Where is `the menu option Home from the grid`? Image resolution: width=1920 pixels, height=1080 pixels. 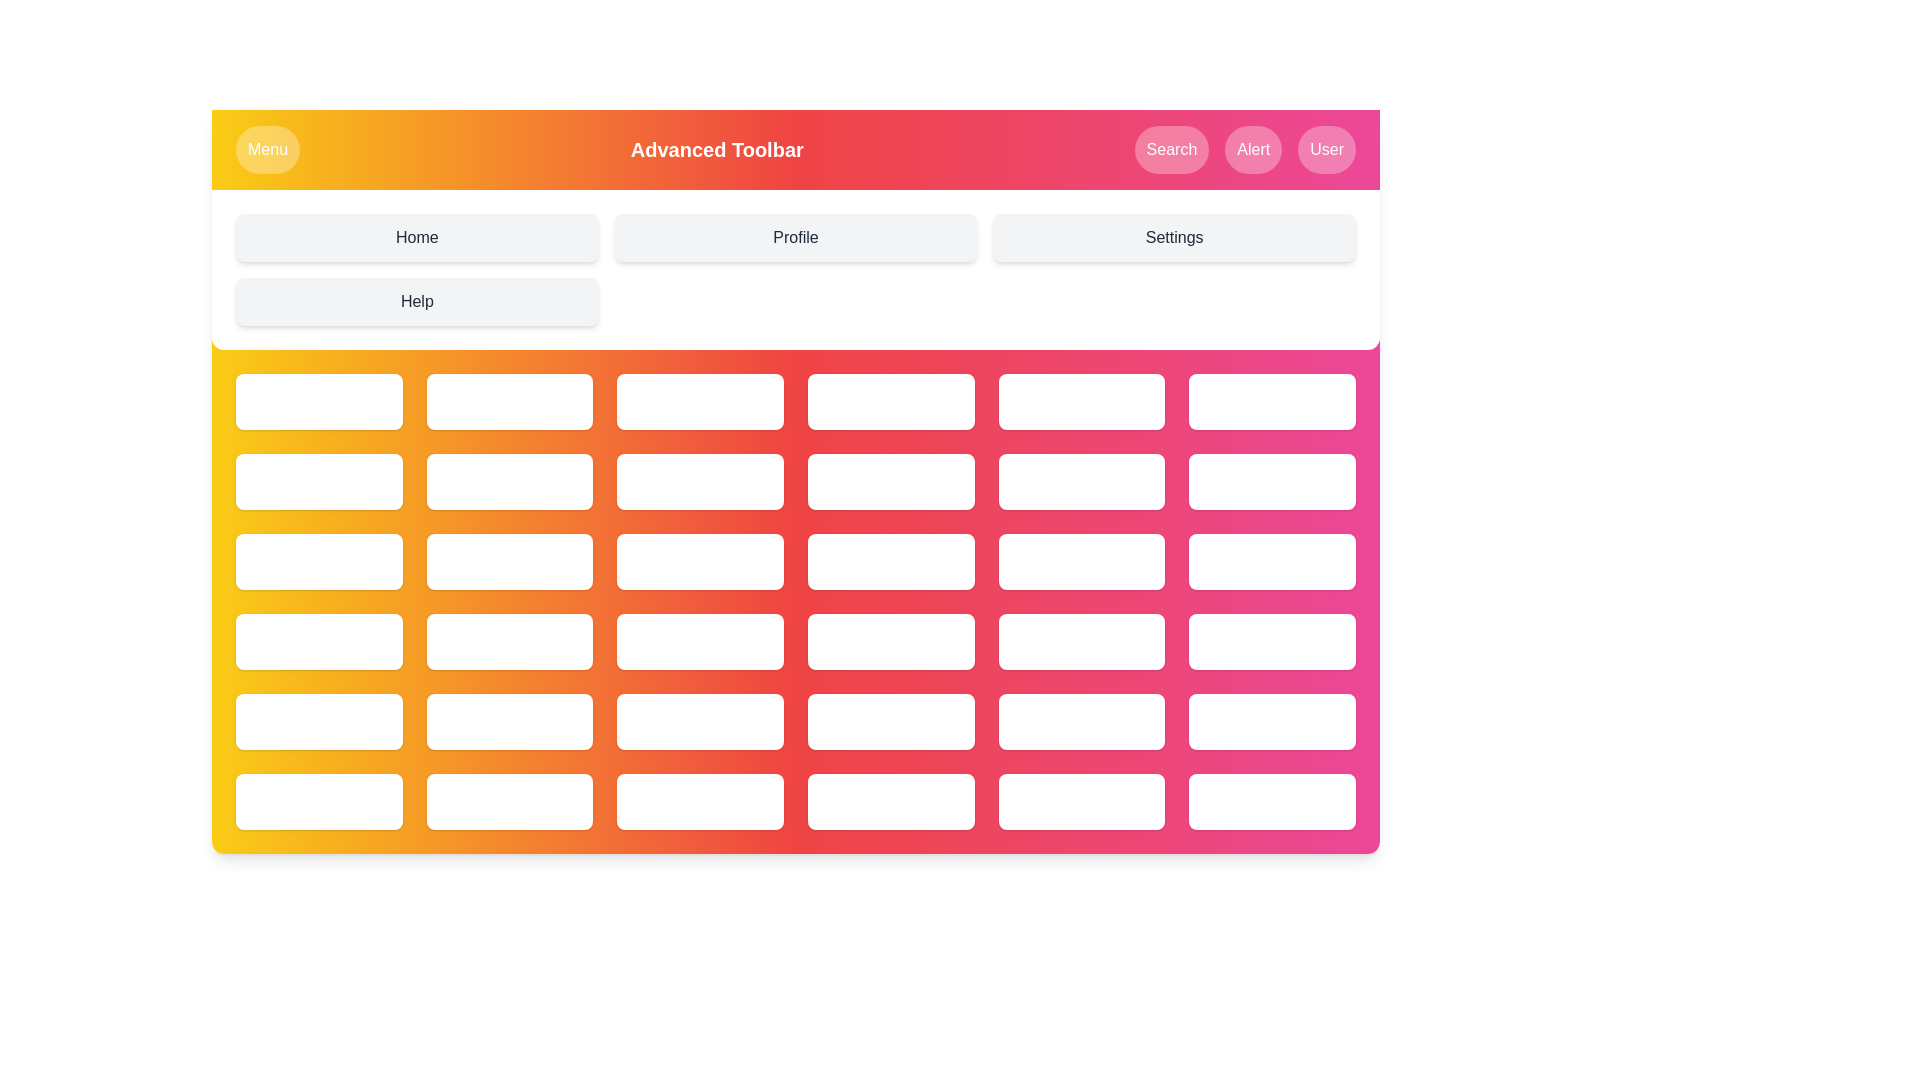
the menu option Home from the grid is located at coordinates (416, 237).